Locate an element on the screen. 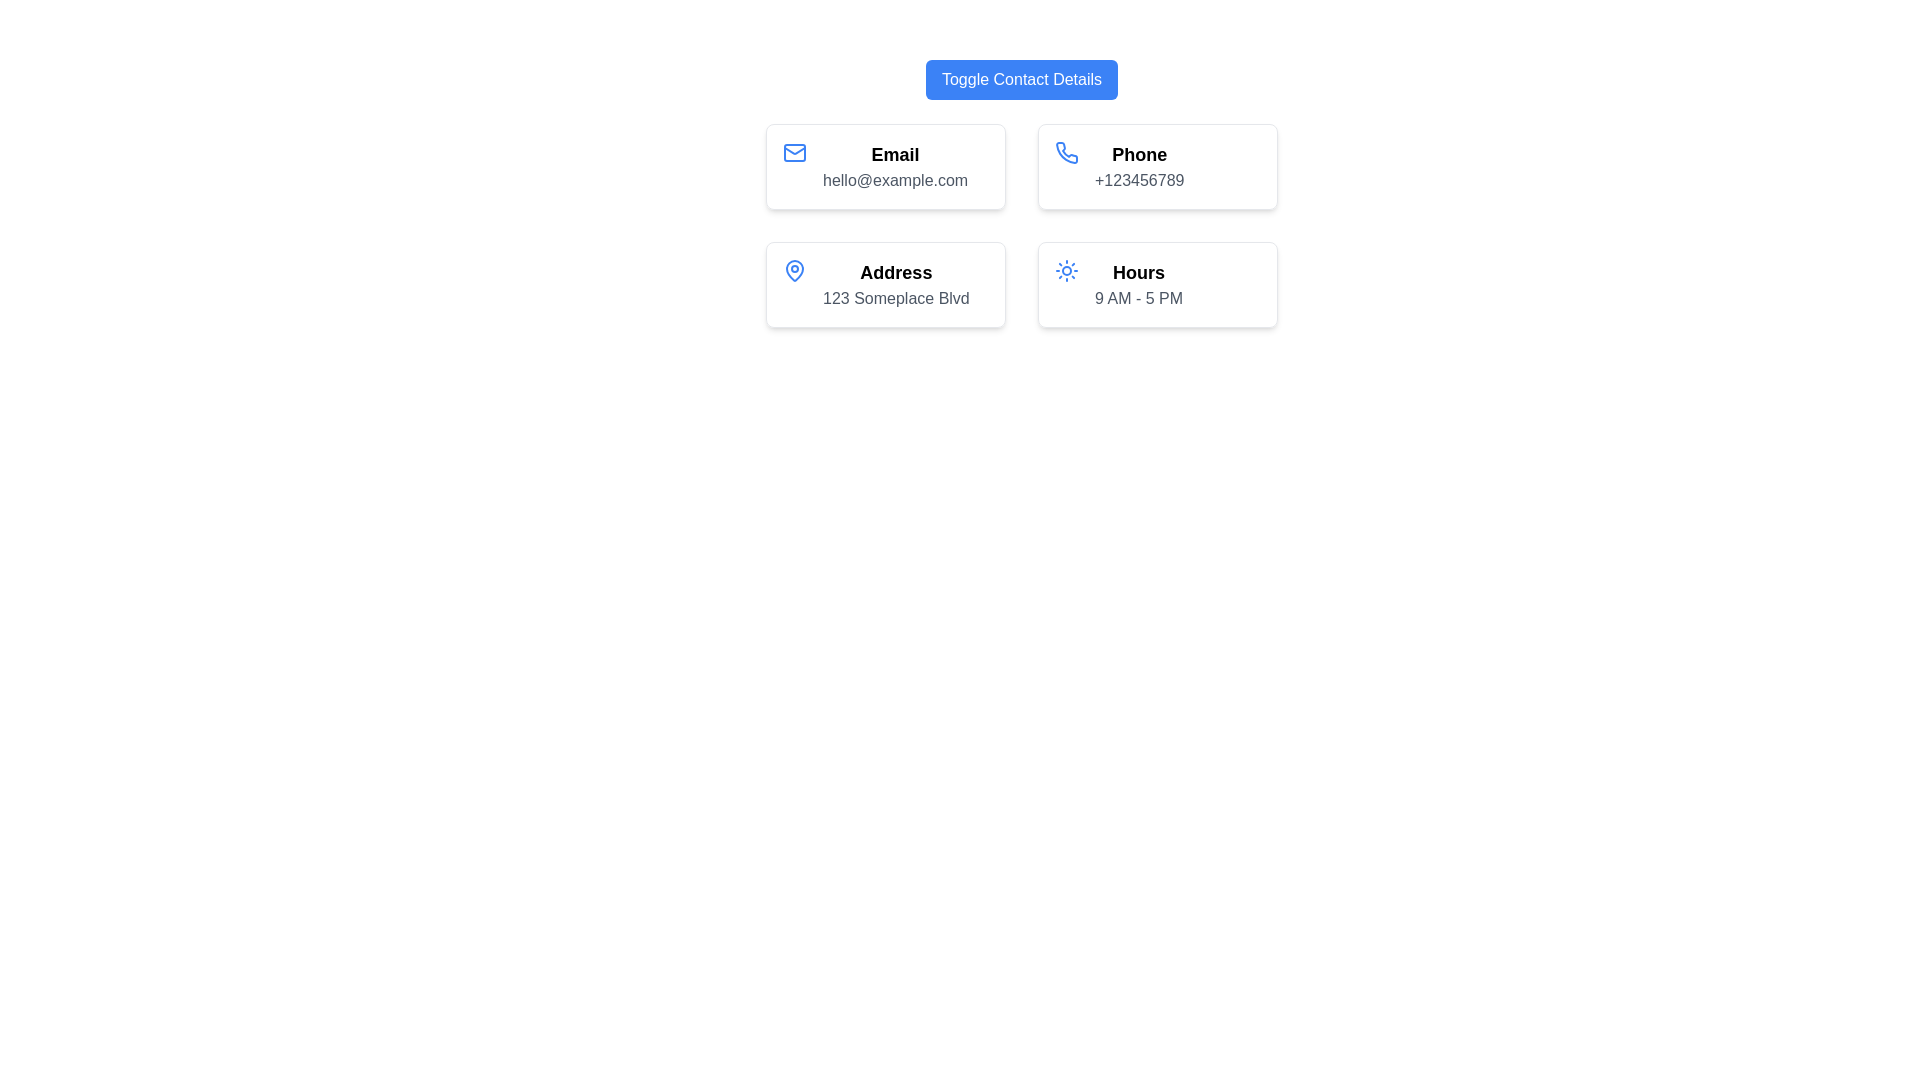 The height and width of the screenshot is (1080, 1920). the text label indicating the hours of operation located at the top of the tile containing operating hours information, positioned above the text '9 AM - 5 PM' in the bottom right corner of a four-tile grid is located at coordinates (1138, 273).